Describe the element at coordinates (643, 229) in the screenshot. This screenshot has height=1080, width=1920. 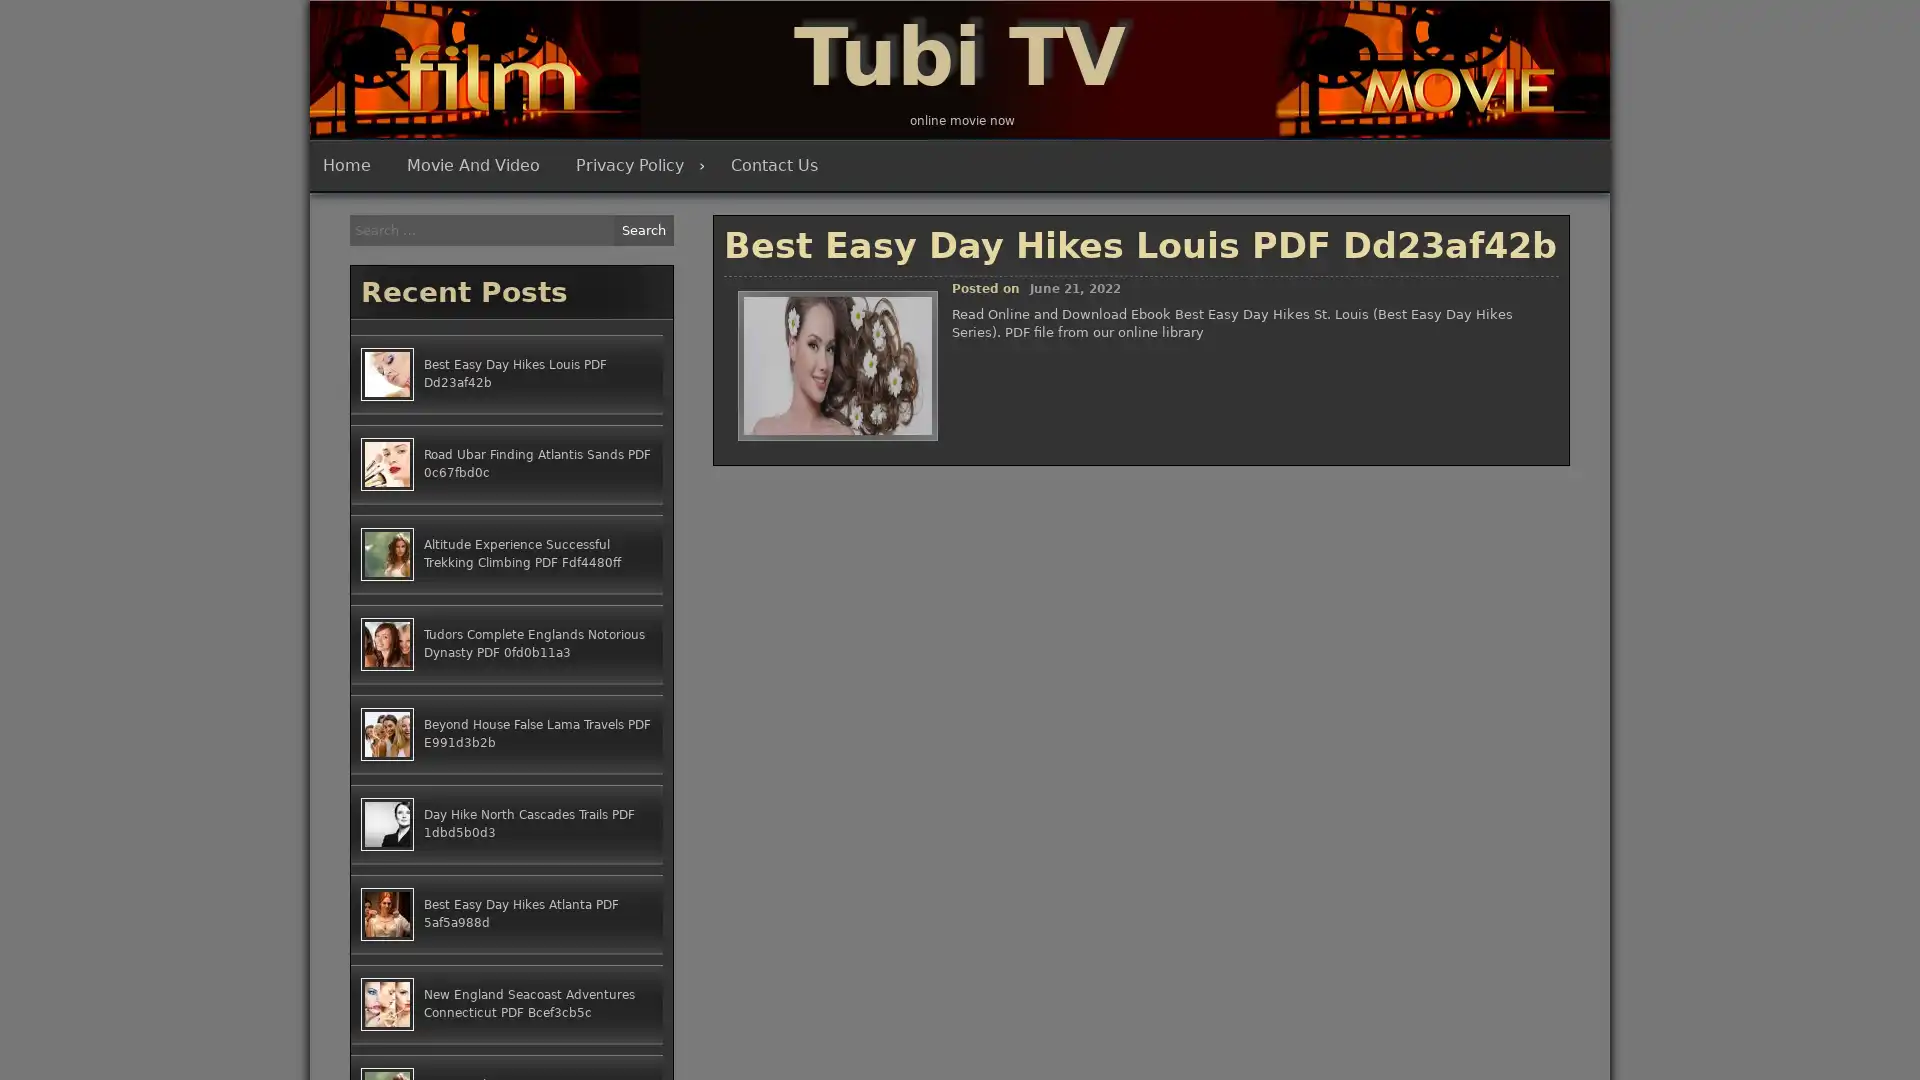
I see `Search` at that location.